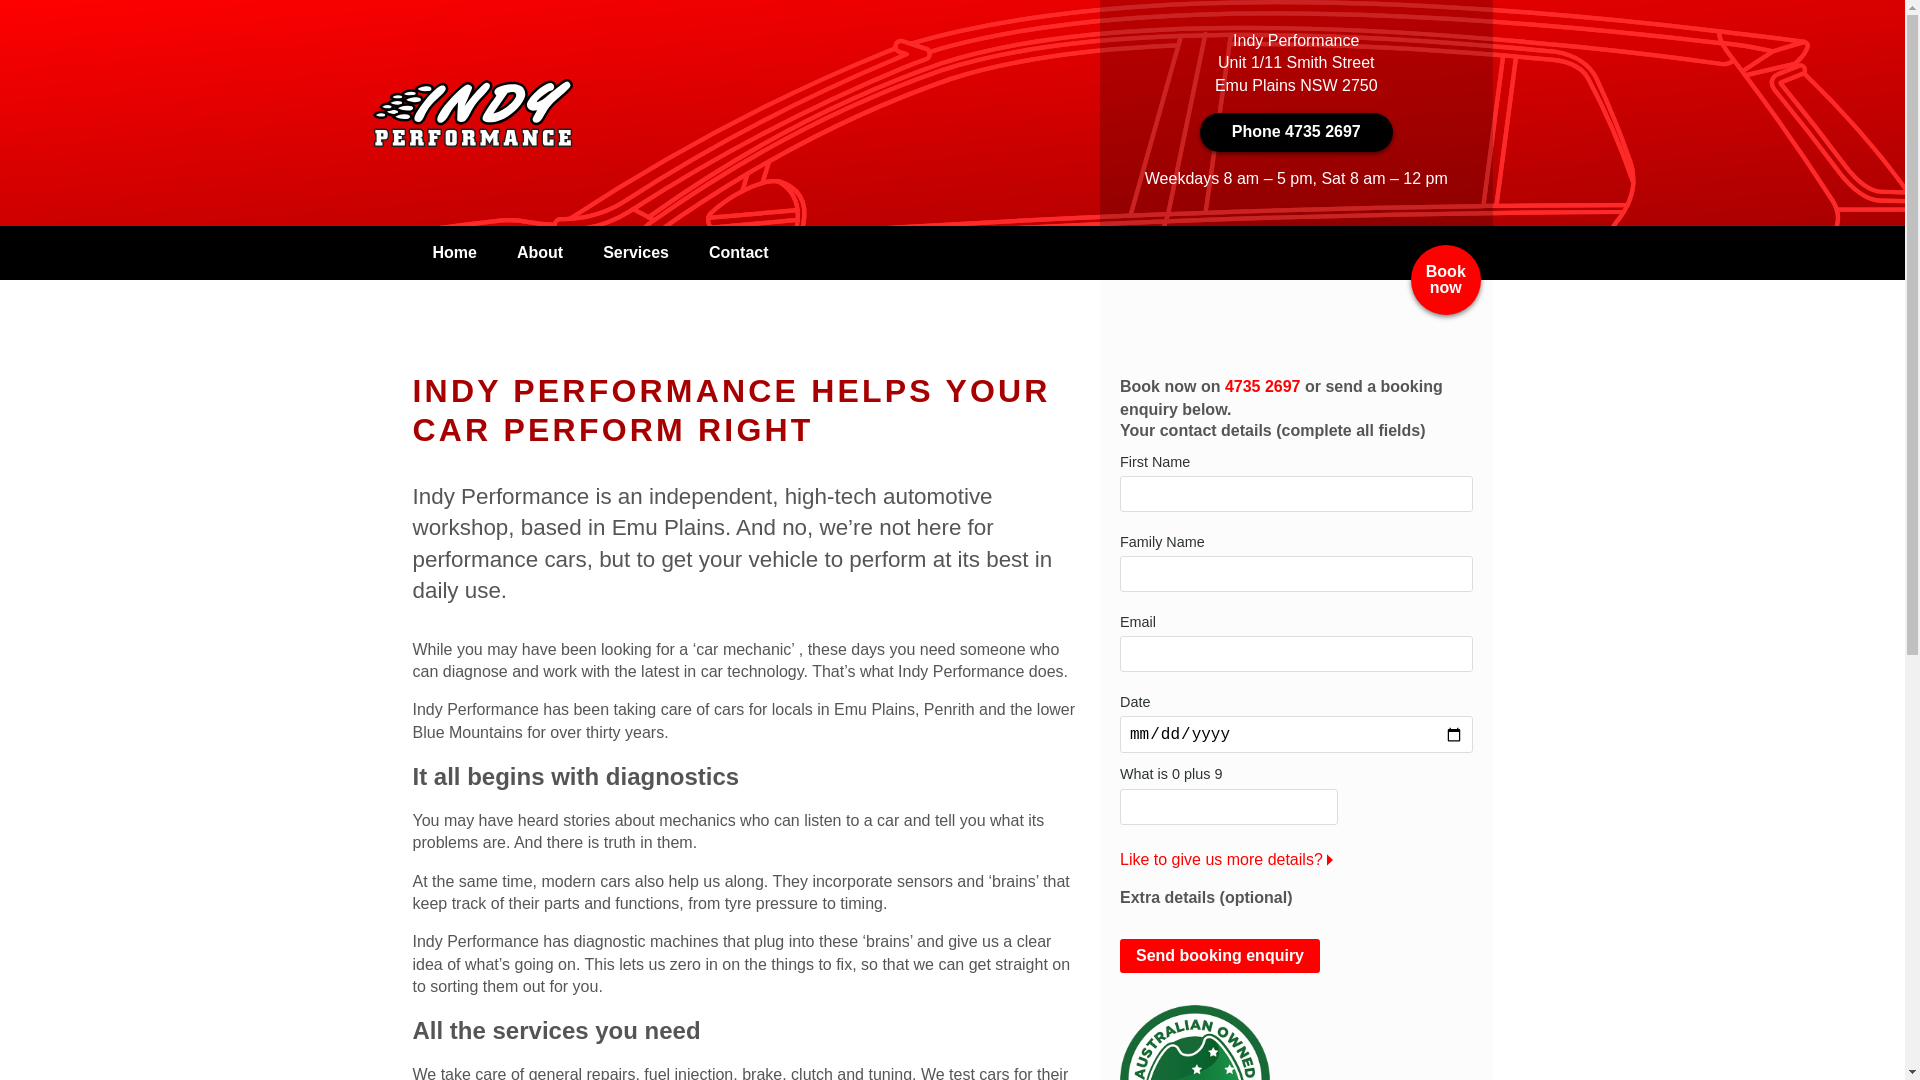  What do you see at coordinates (1118, 493) in the screenshot?
I see `'Please tell us who you are in two to twenty letters'` at bounding box center [1118, 493].